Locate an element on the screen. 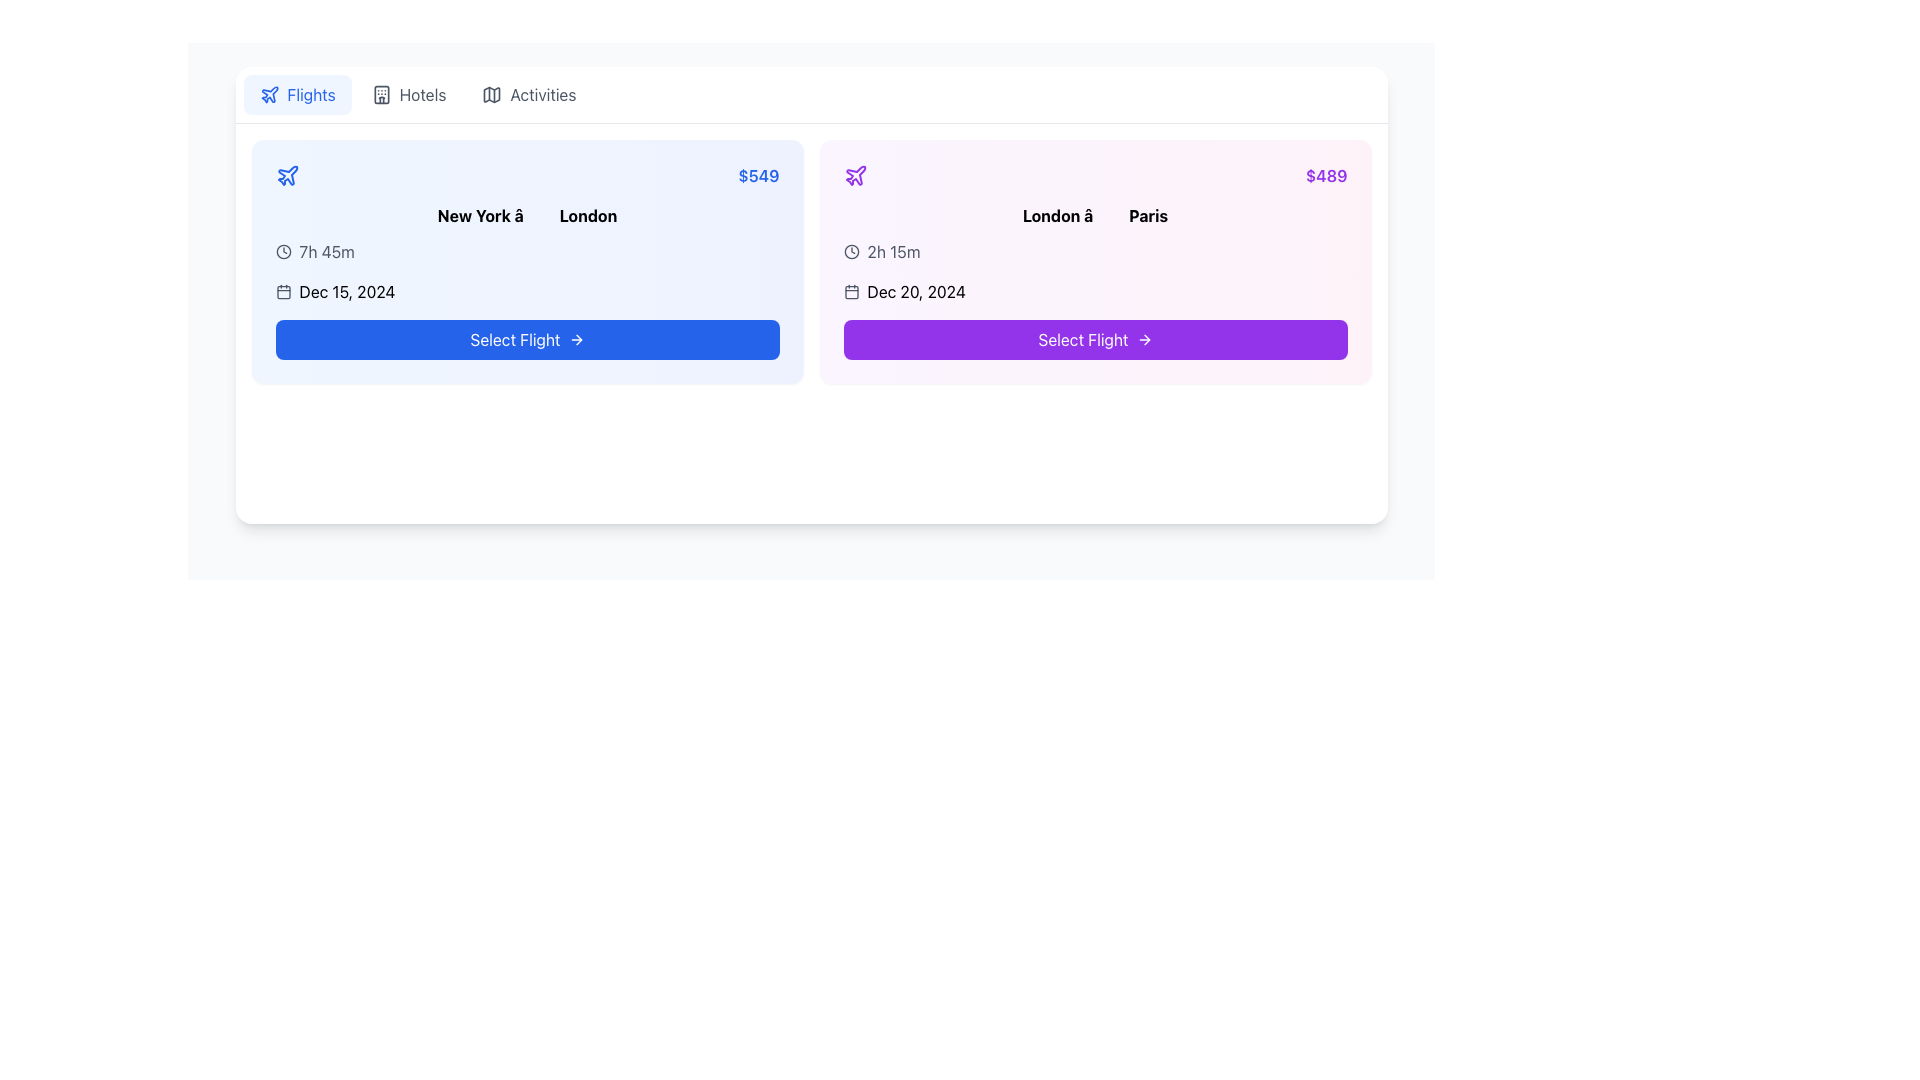 The height and width of the screenshot is (1080, 1920). the 'Flights' button which contains the blue text label styled in a clean sans-serif font and is visually adjacent to an airplane icon is located at coordinates (310, 95).